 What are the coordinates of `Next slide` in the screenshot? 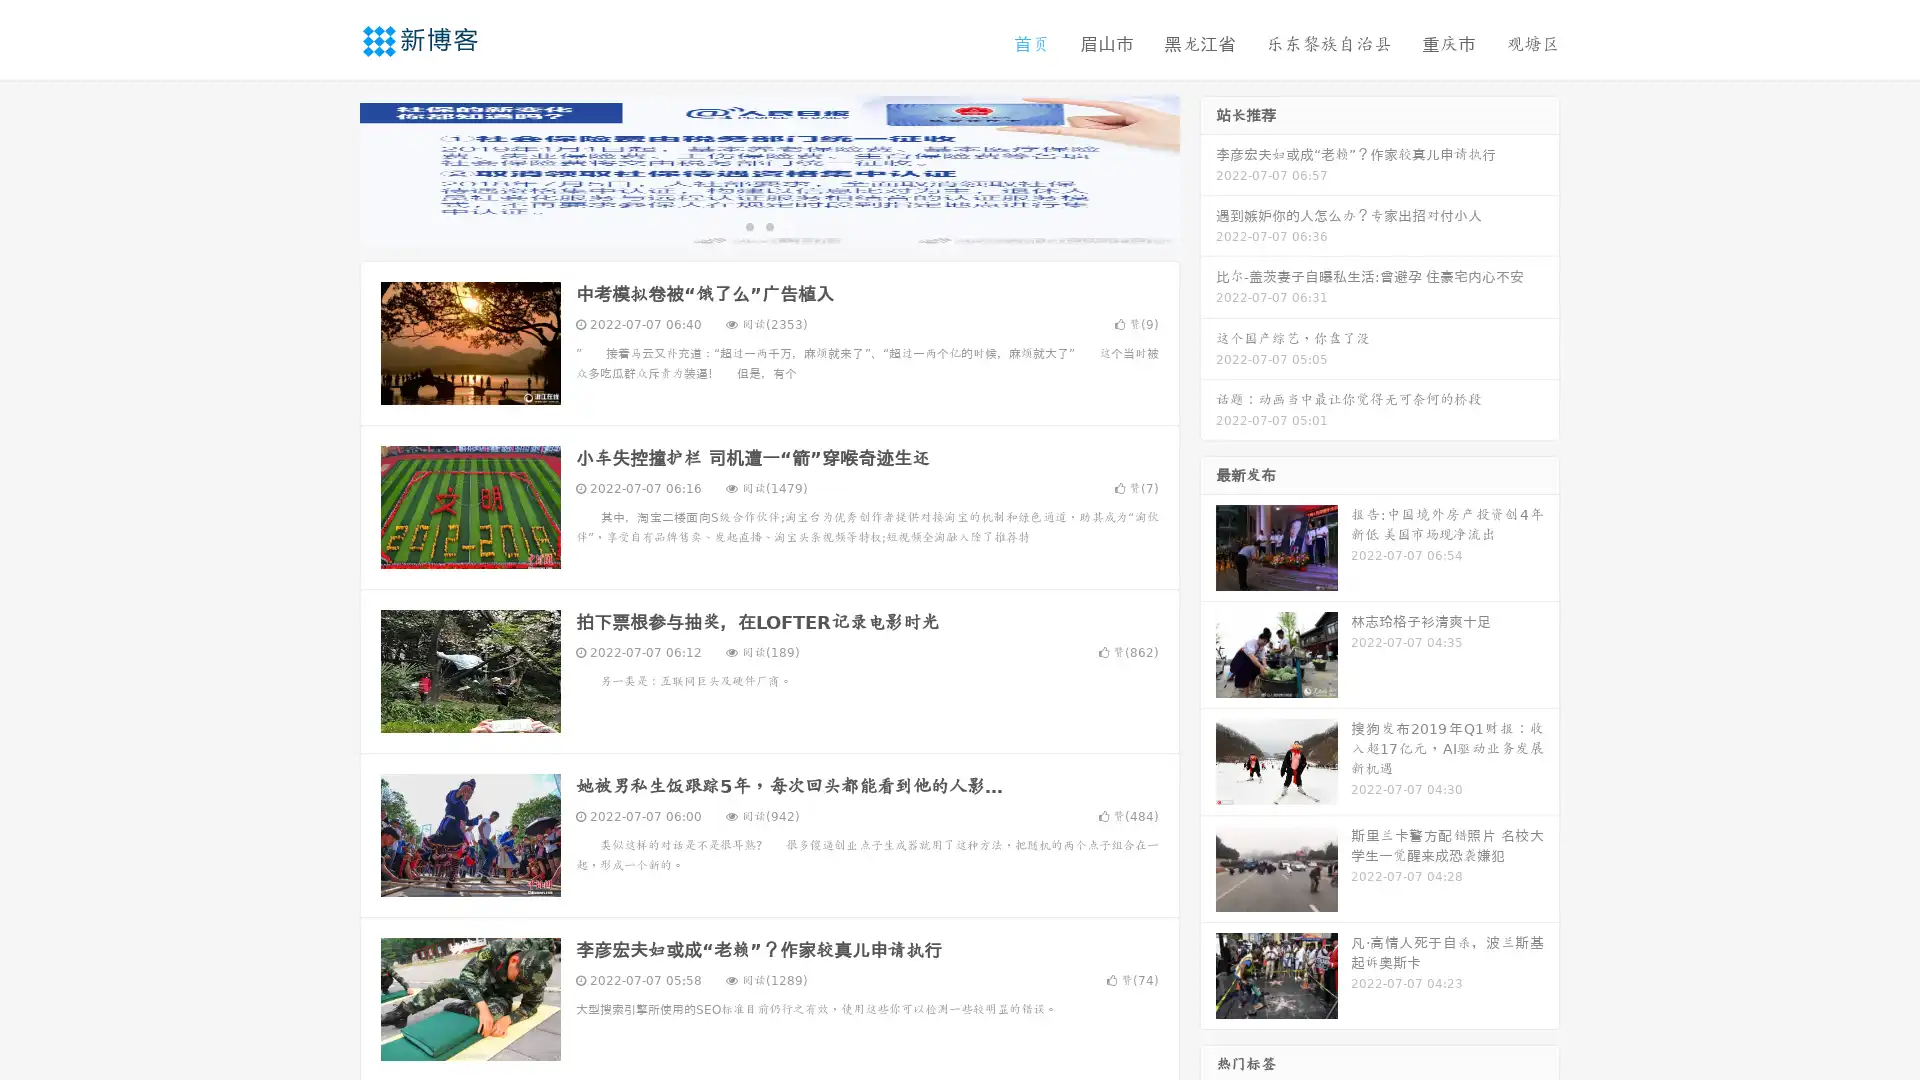 It's located at (1208, 168).